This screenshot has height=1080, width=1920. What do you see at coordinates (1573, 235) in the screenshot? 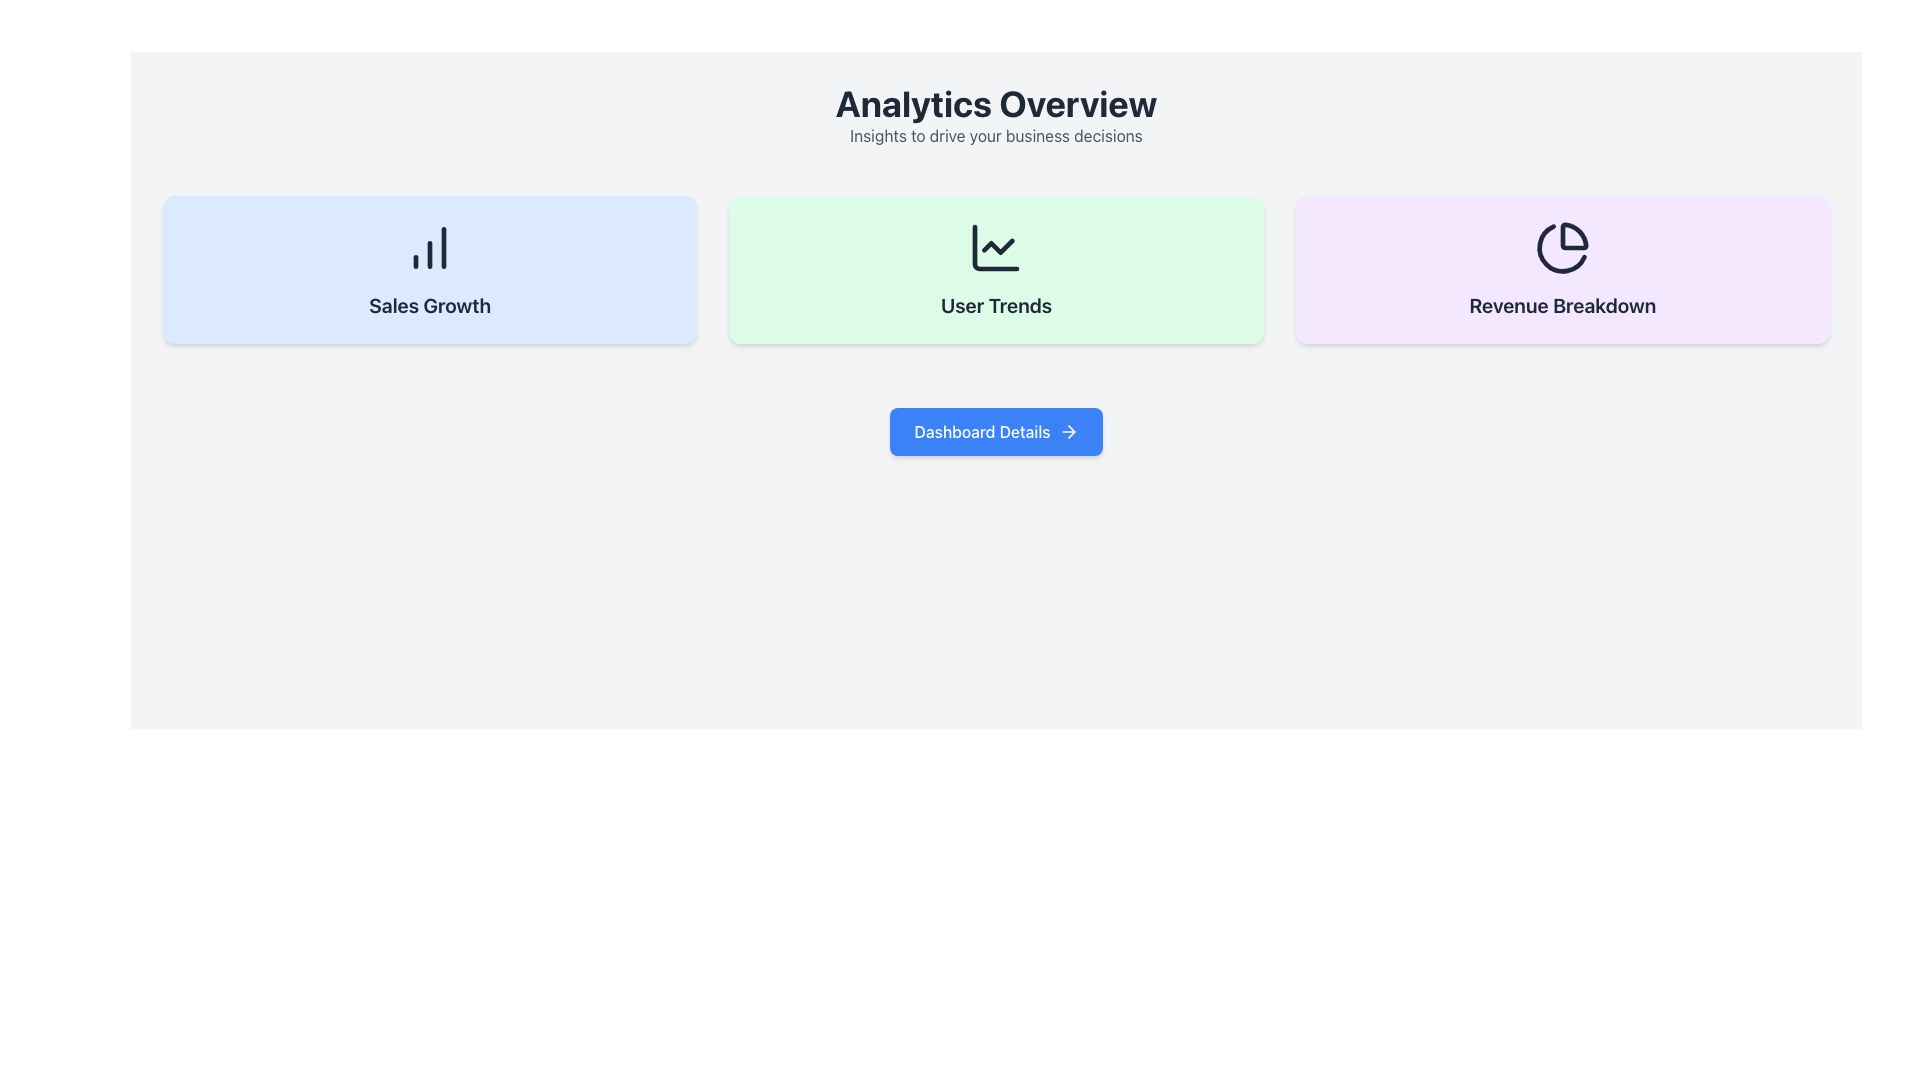
I see `the right curved portion of the pie chart icon within the 'Revenue Breakdown' purple card` at bounding box center [1573, 235].